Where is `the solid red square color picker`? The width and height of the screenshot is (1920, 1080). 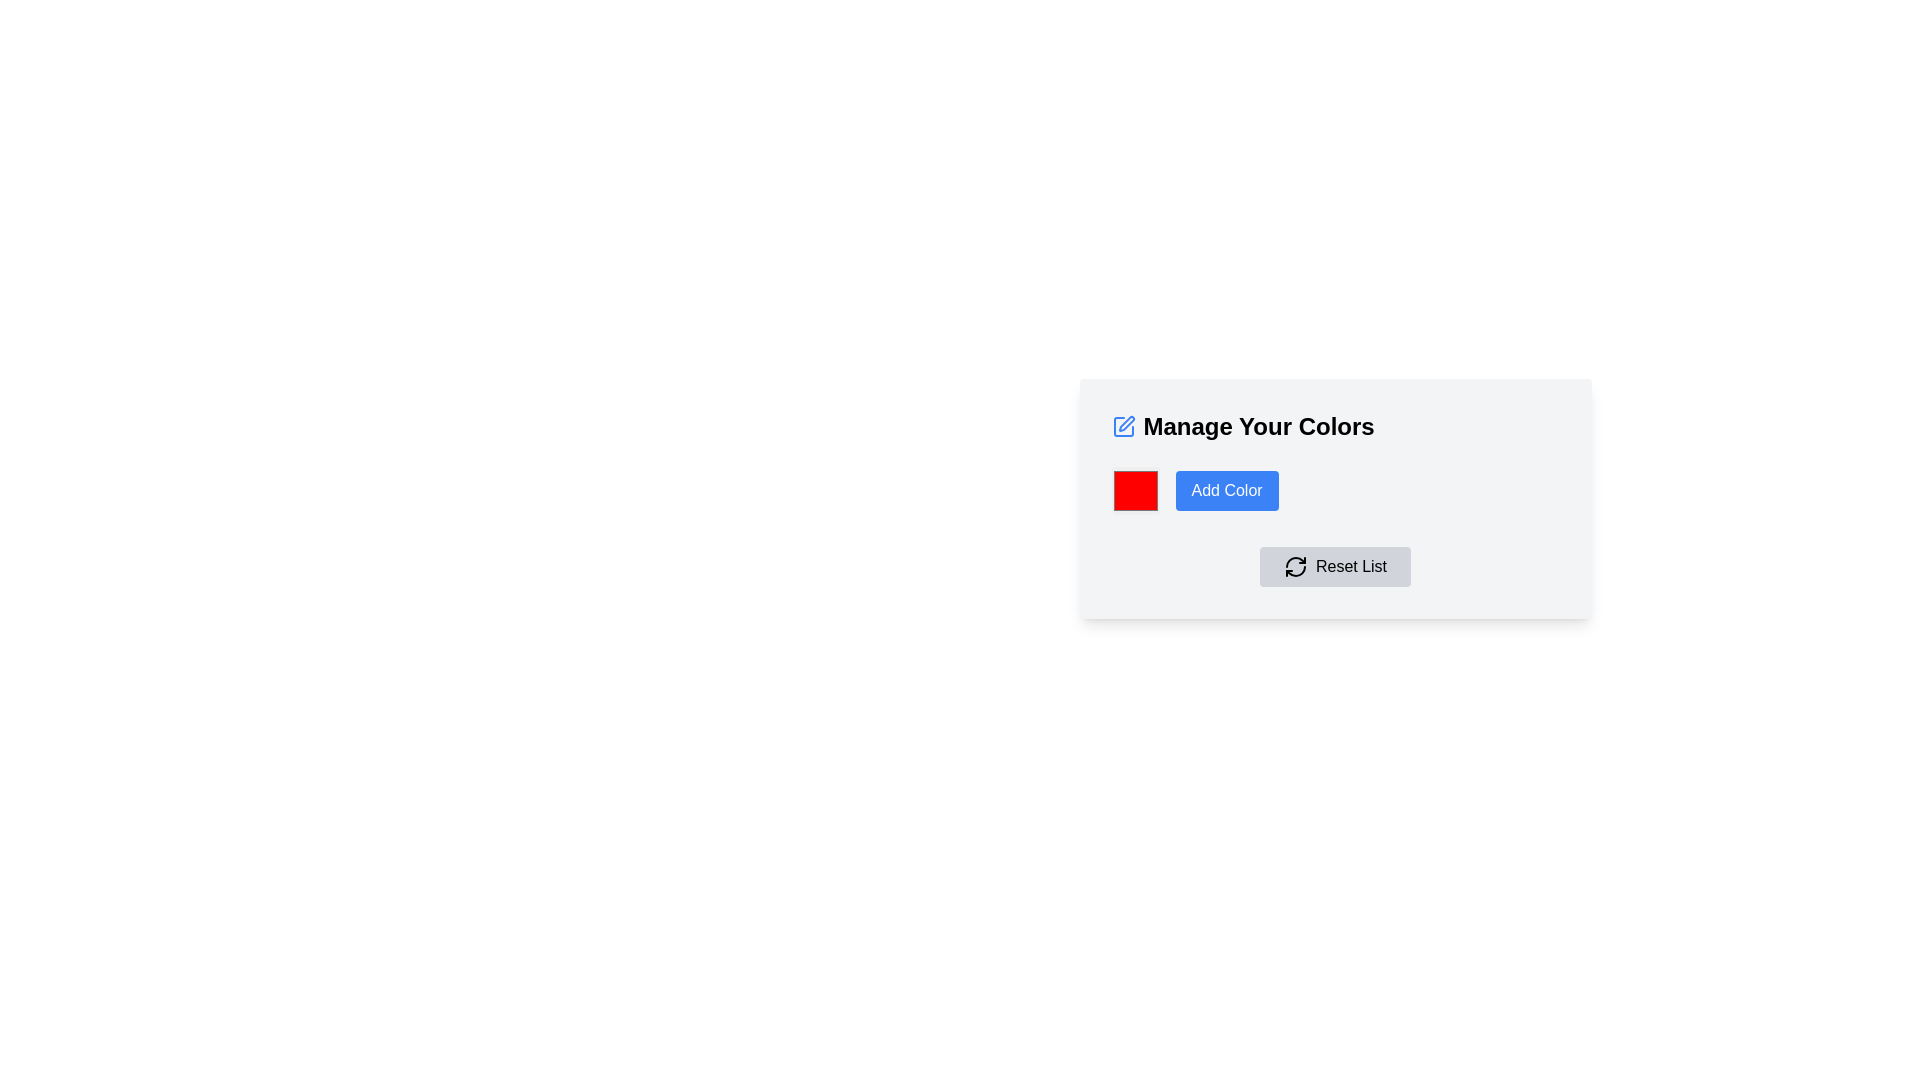
the solid red square color picker is located at coordinates (1135, 490).